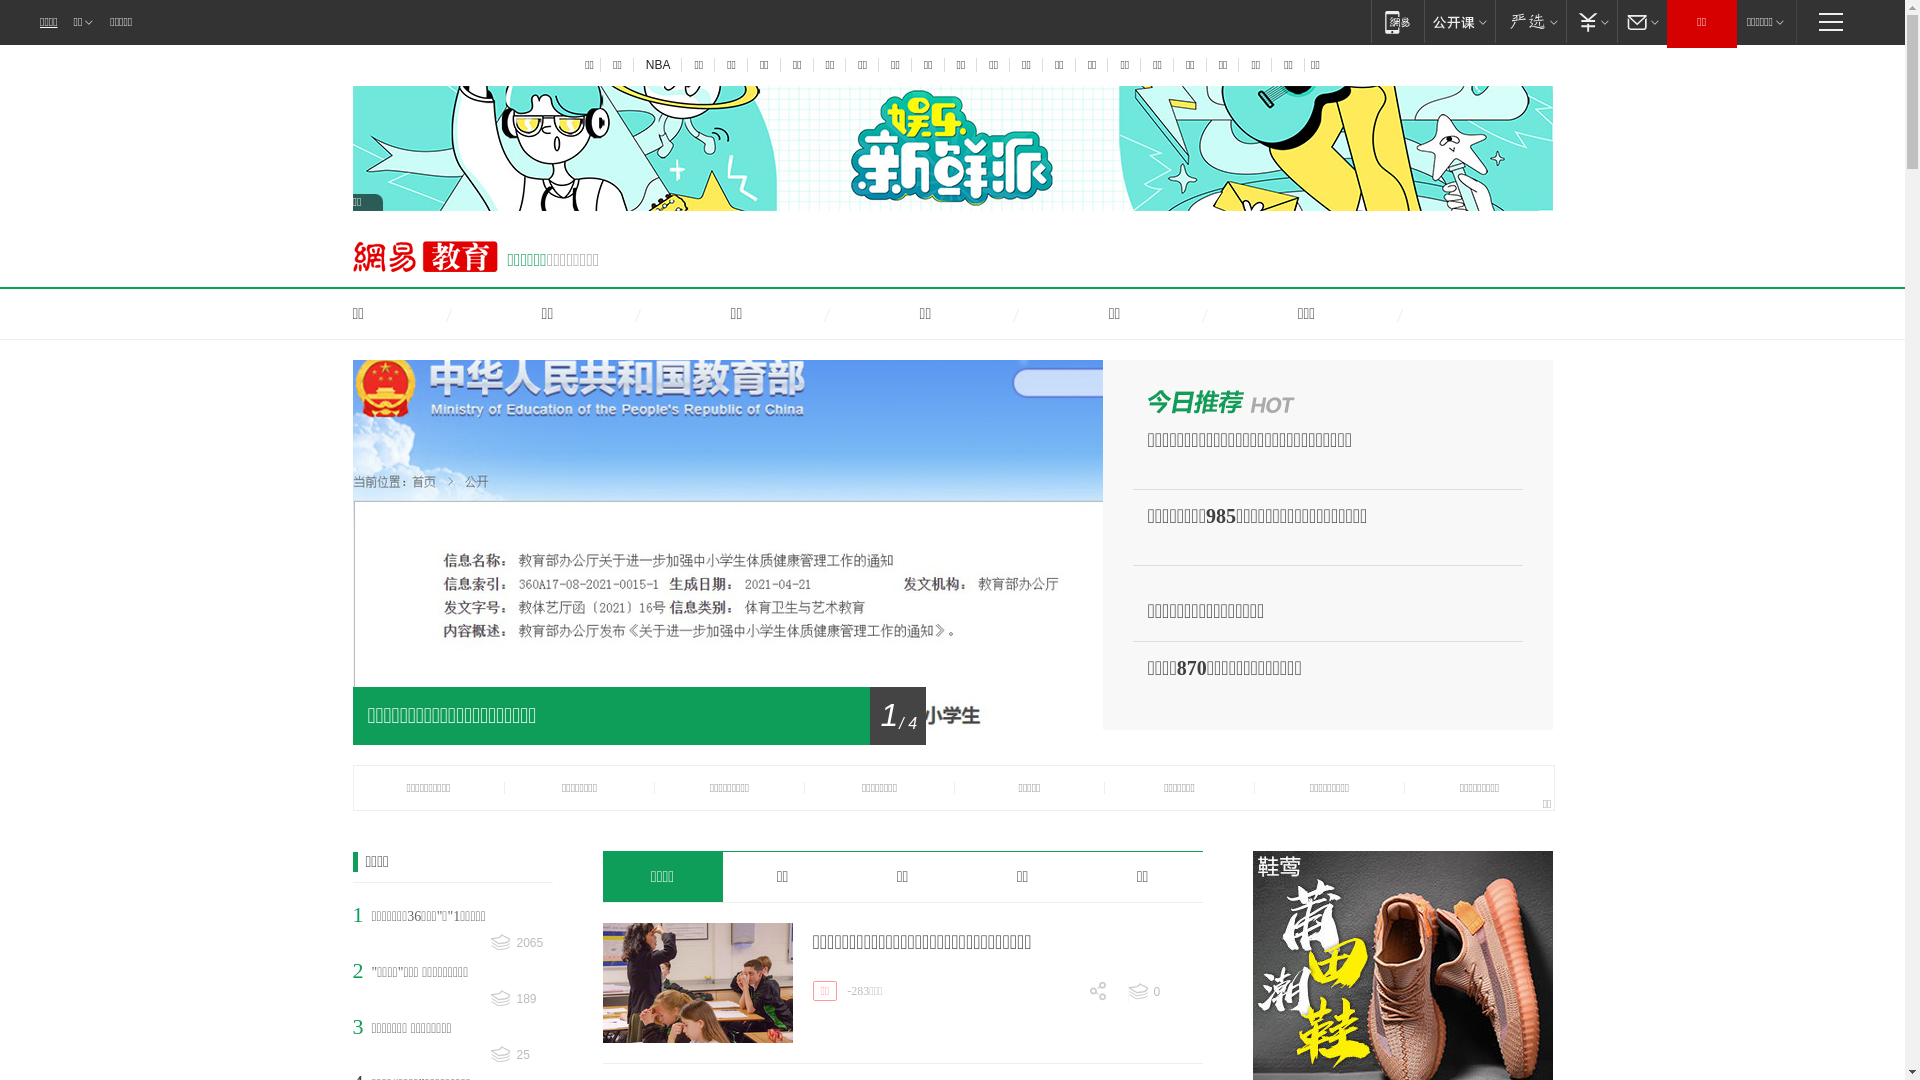 The image size is (1920, 1080). What do you see at coordinates (521, 1054) in the screenshot?
I see `'25'` at bounding box center [521, 1054].